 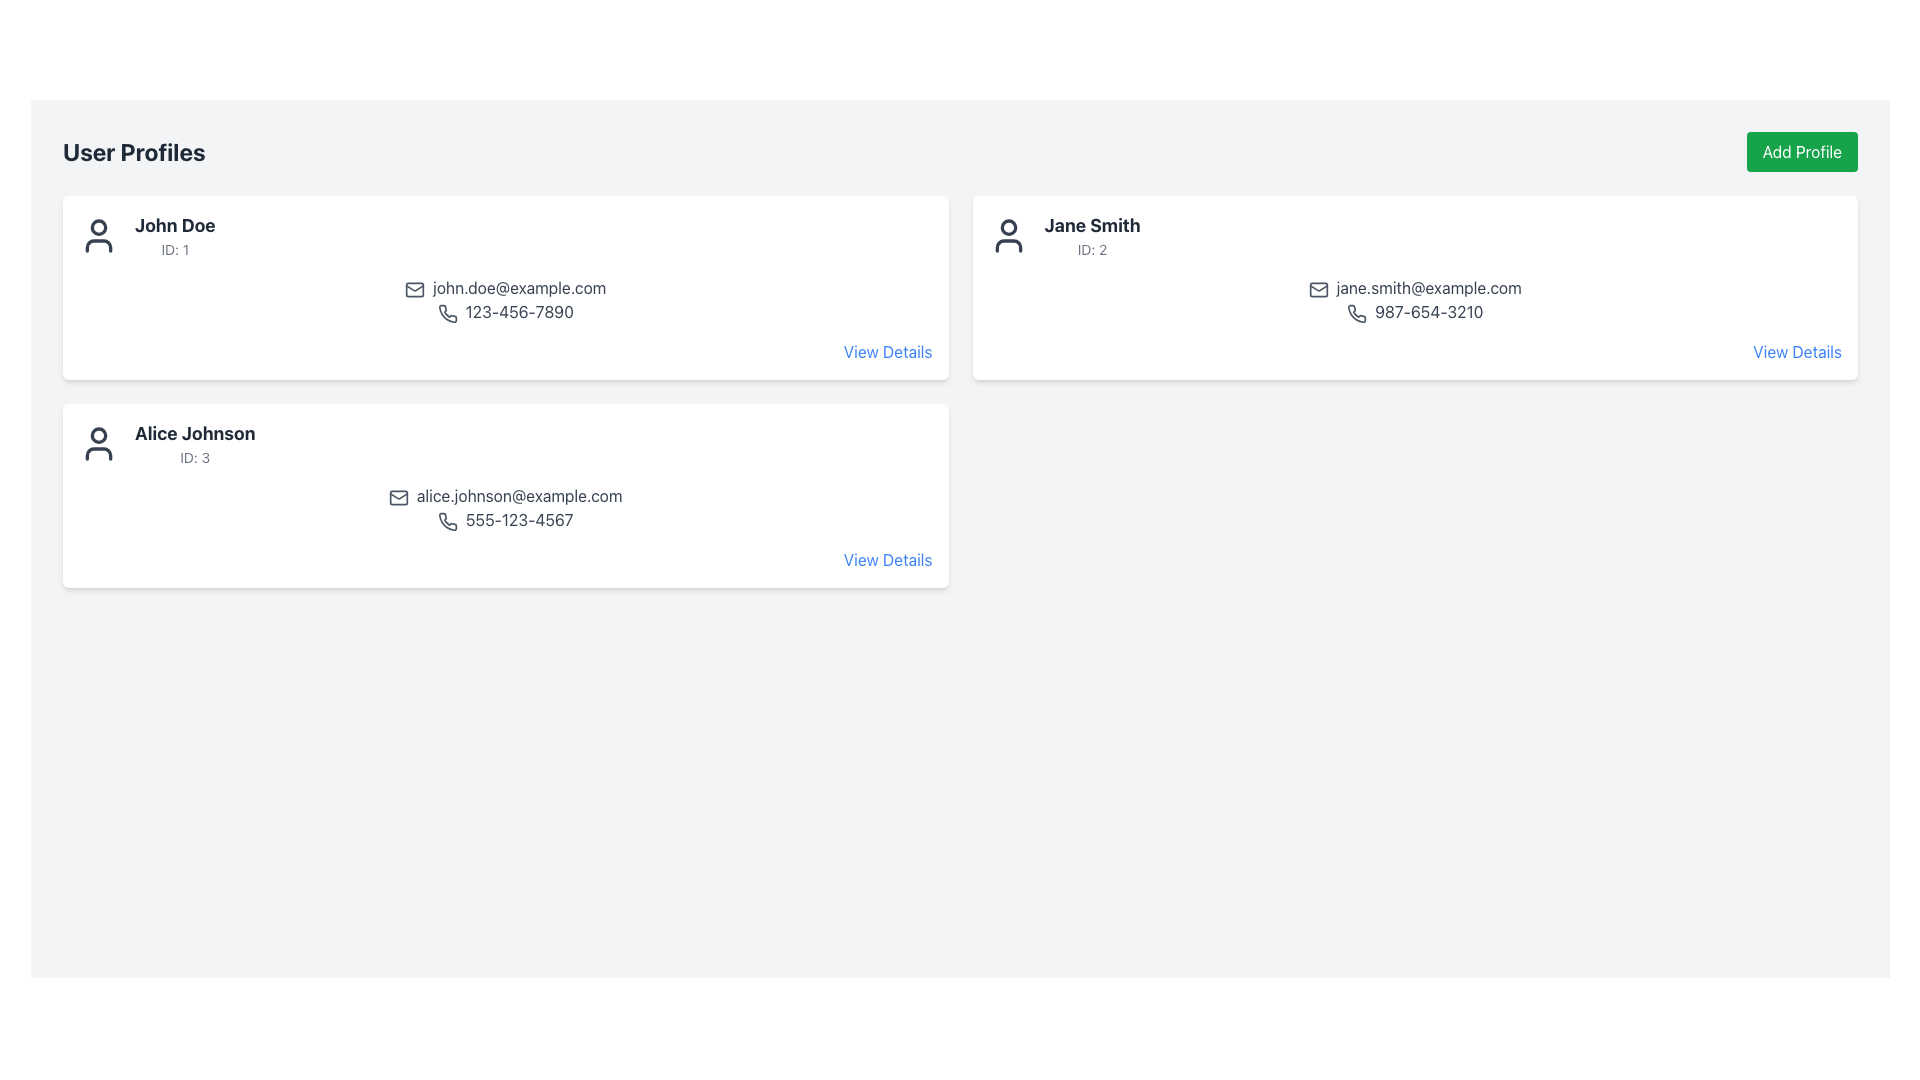 What do you see at coordinates (1357, 313) in the screenshot?
I see `the telephone icon located in the profile card for 'Jane Smith', which indicates the associated phone number '987-654-3210'` at bounding box center [1357, 313].